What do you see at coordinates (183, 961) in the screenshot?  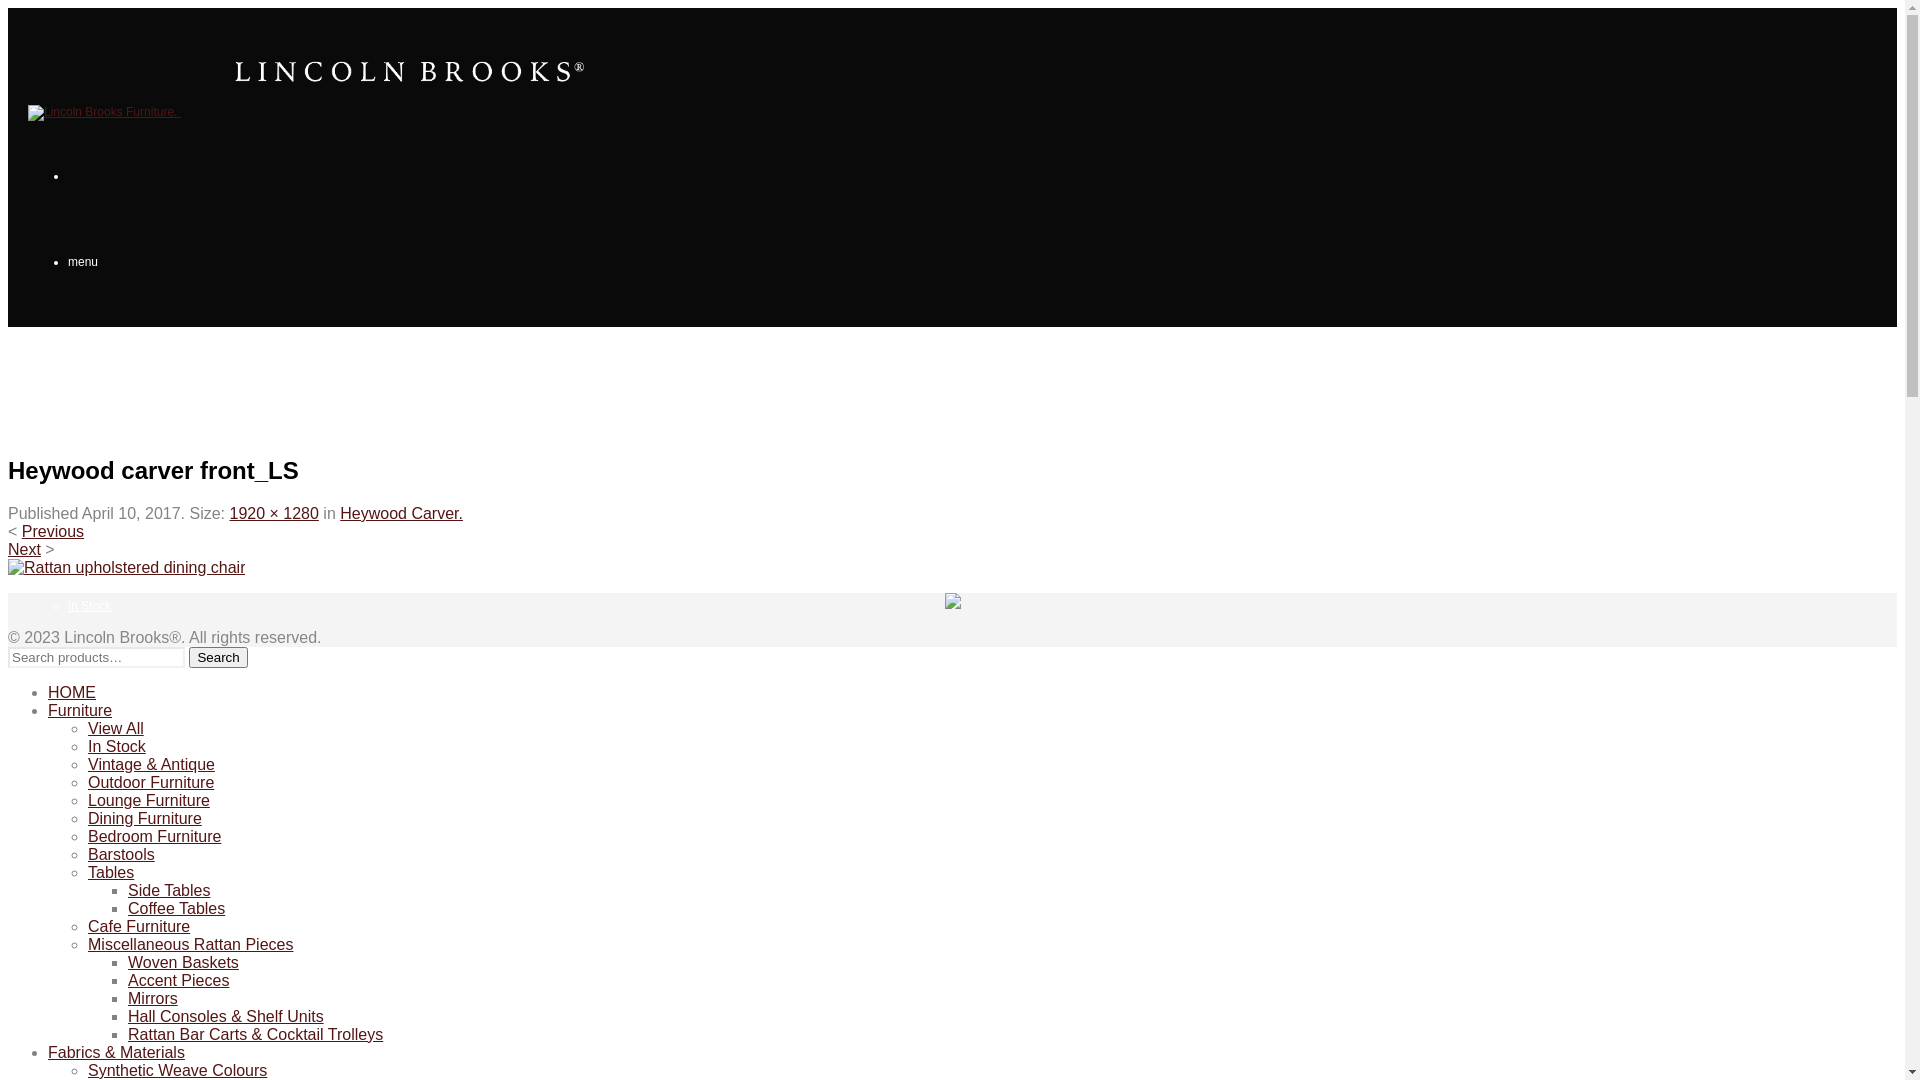 I see `'Woven Baskets'` at bounding box center [183, 961].